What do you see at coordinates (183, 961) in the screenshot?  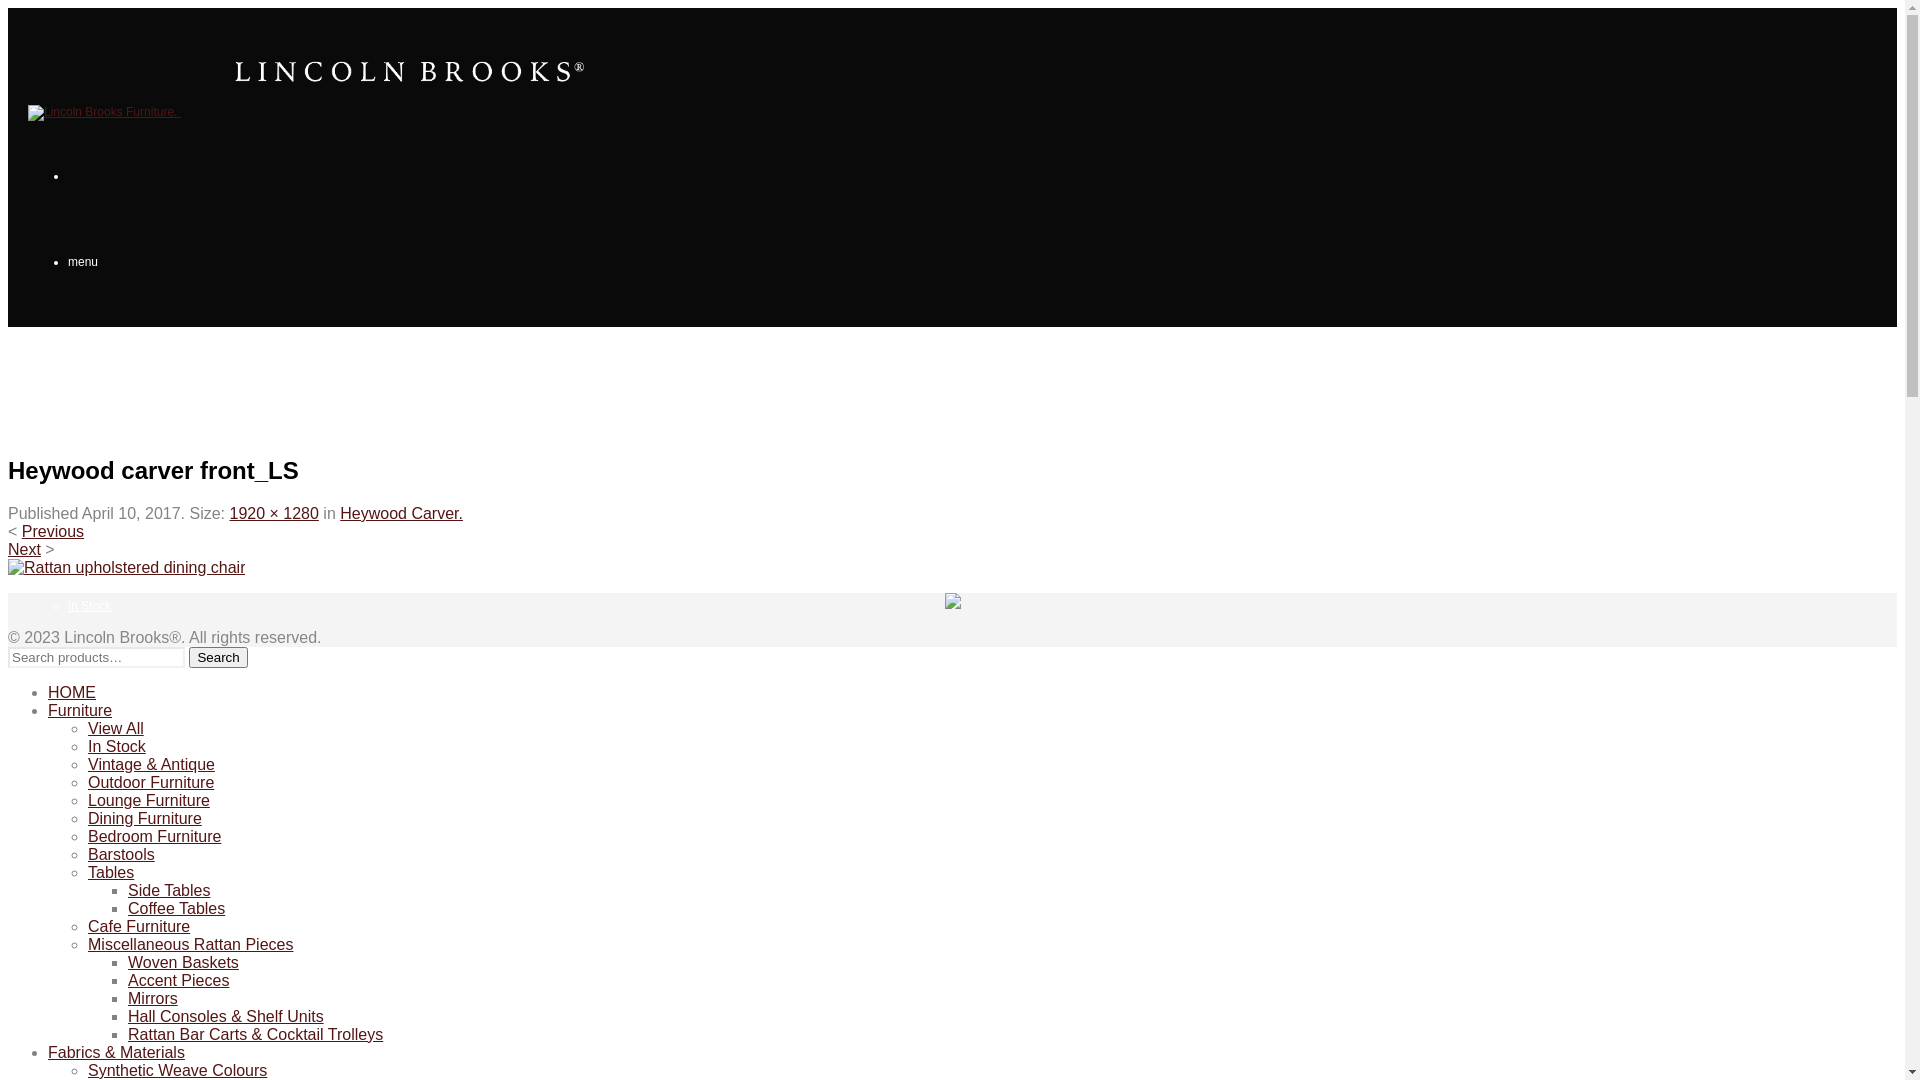 I see `'Woven Baskets'` at bounding box center [183, 961].